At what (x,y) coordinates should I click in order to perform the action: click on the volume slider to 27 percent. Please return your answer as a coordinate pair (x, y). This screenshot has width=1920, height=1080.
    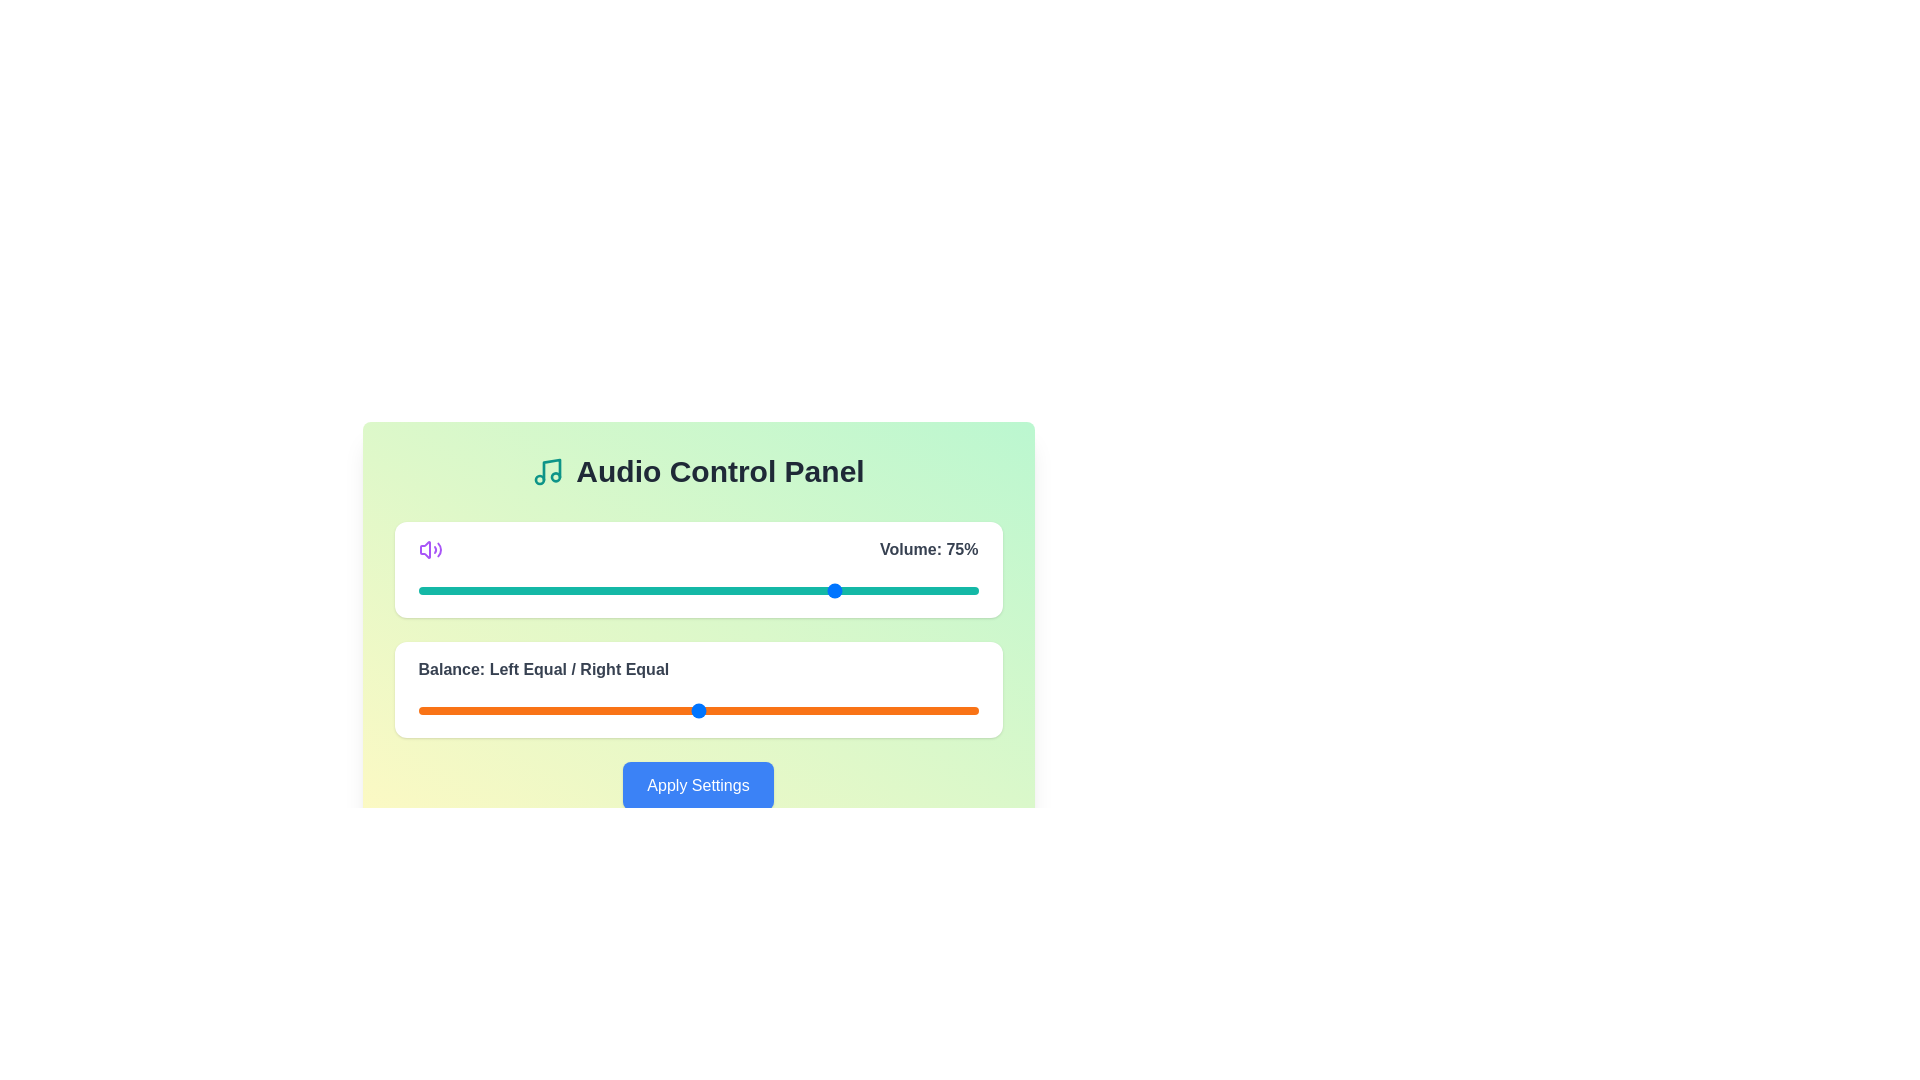
    Looking at the image, I should click on (568, 589).